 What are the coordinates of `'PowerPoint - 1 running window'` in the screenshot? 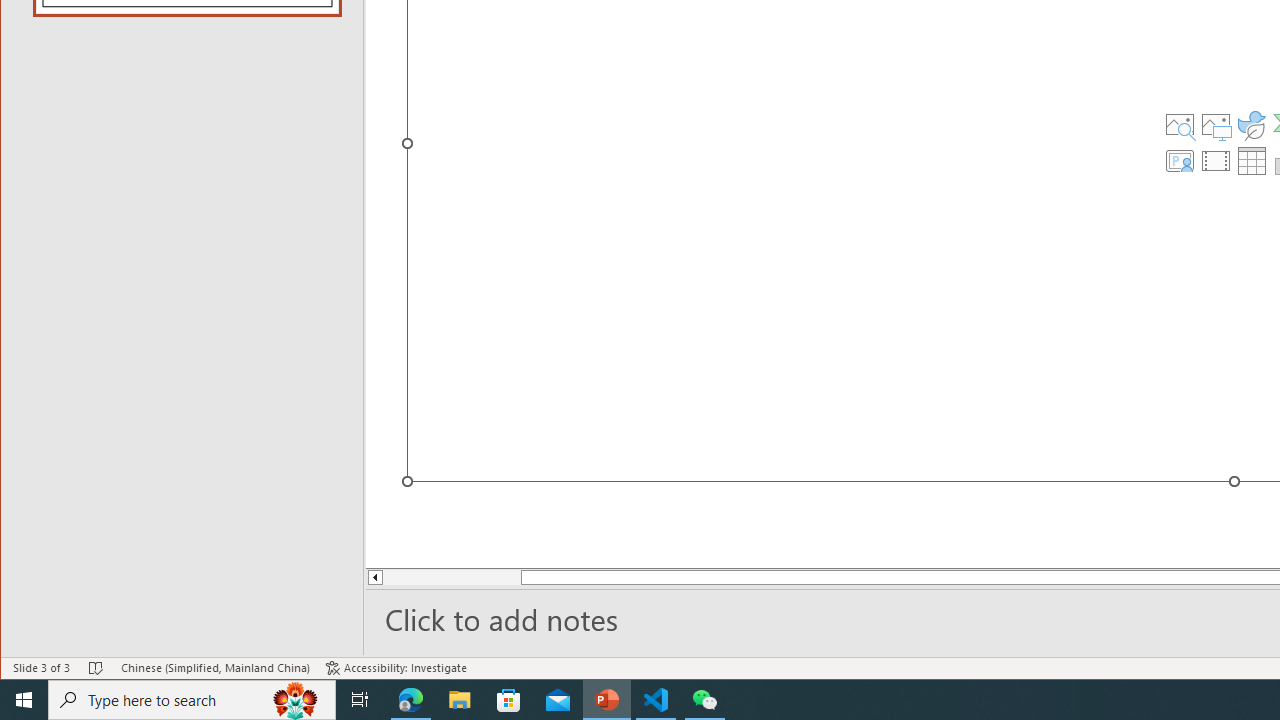 It's located at (606, 698).